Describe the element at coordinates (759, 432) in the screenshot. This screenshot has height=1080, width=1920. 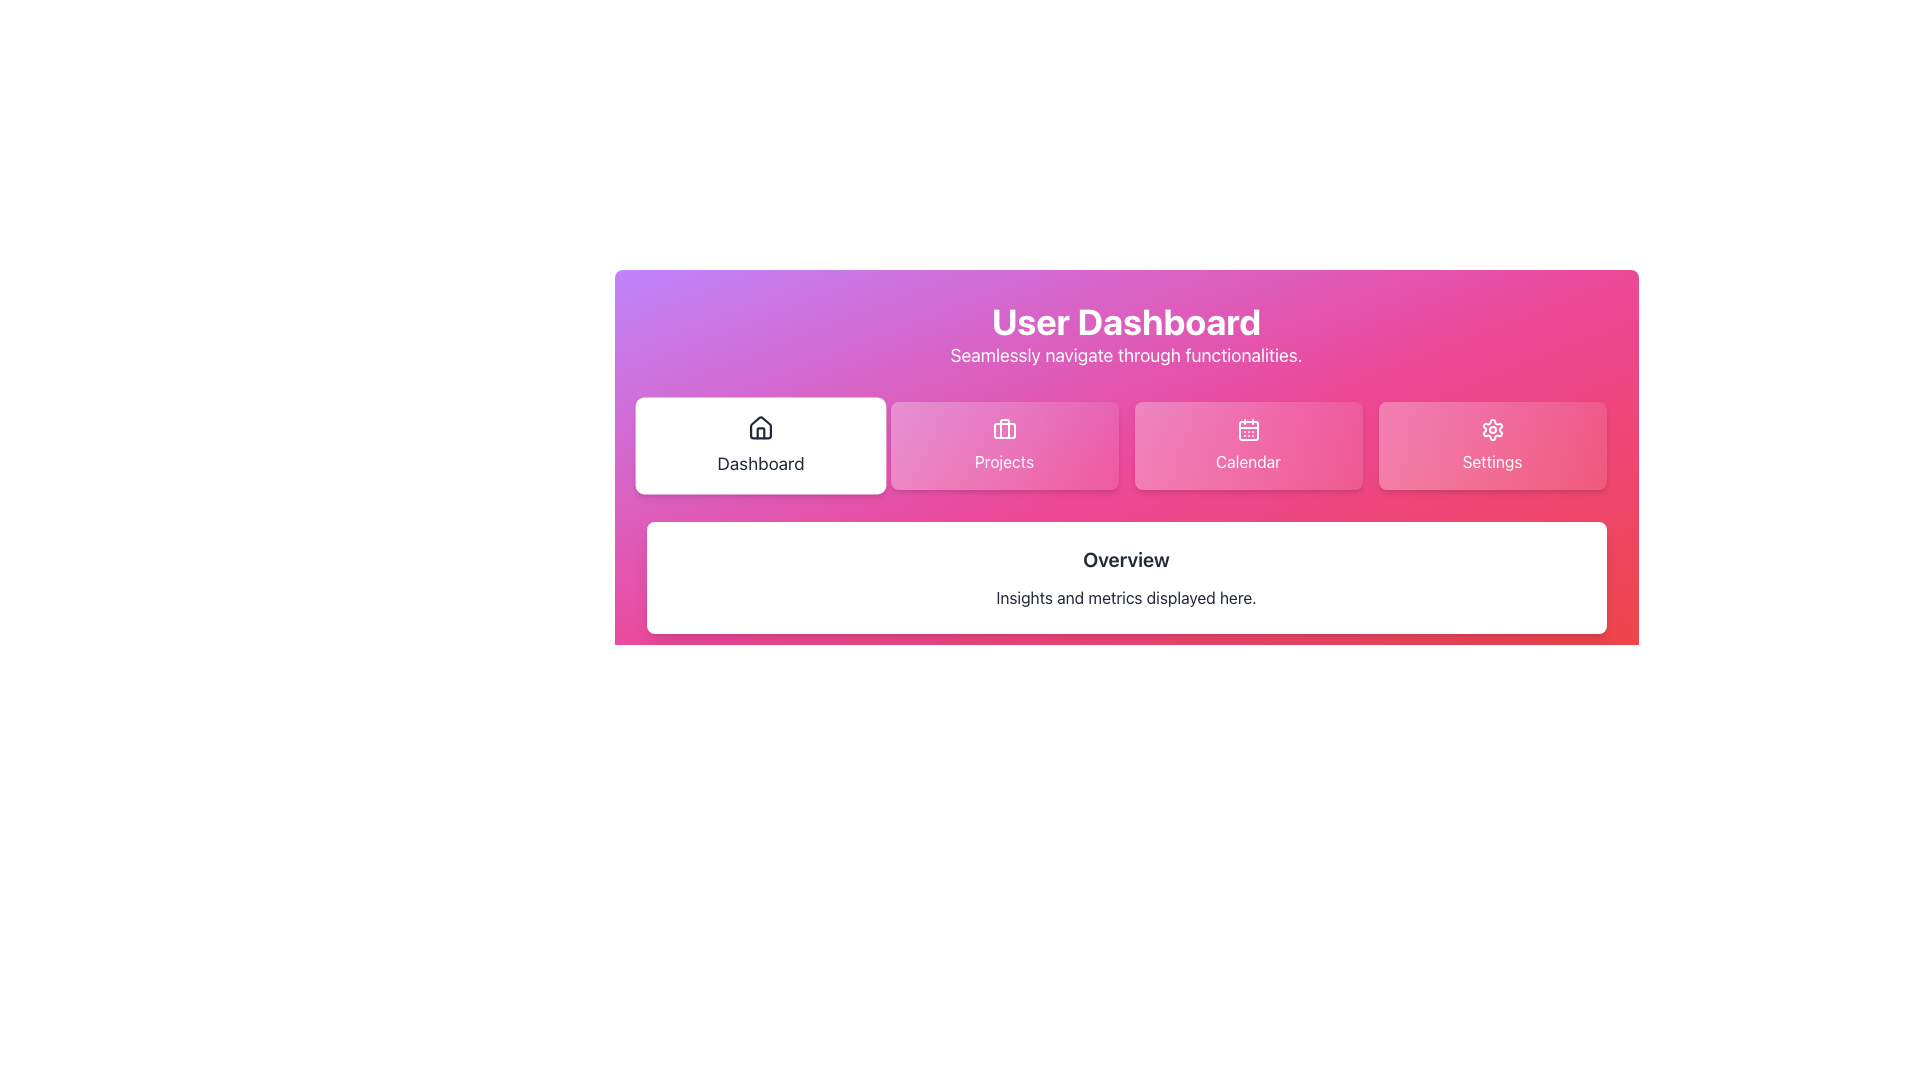
I see `the 'Dashboard' button represented by a house icon in the navigation section` at that location.